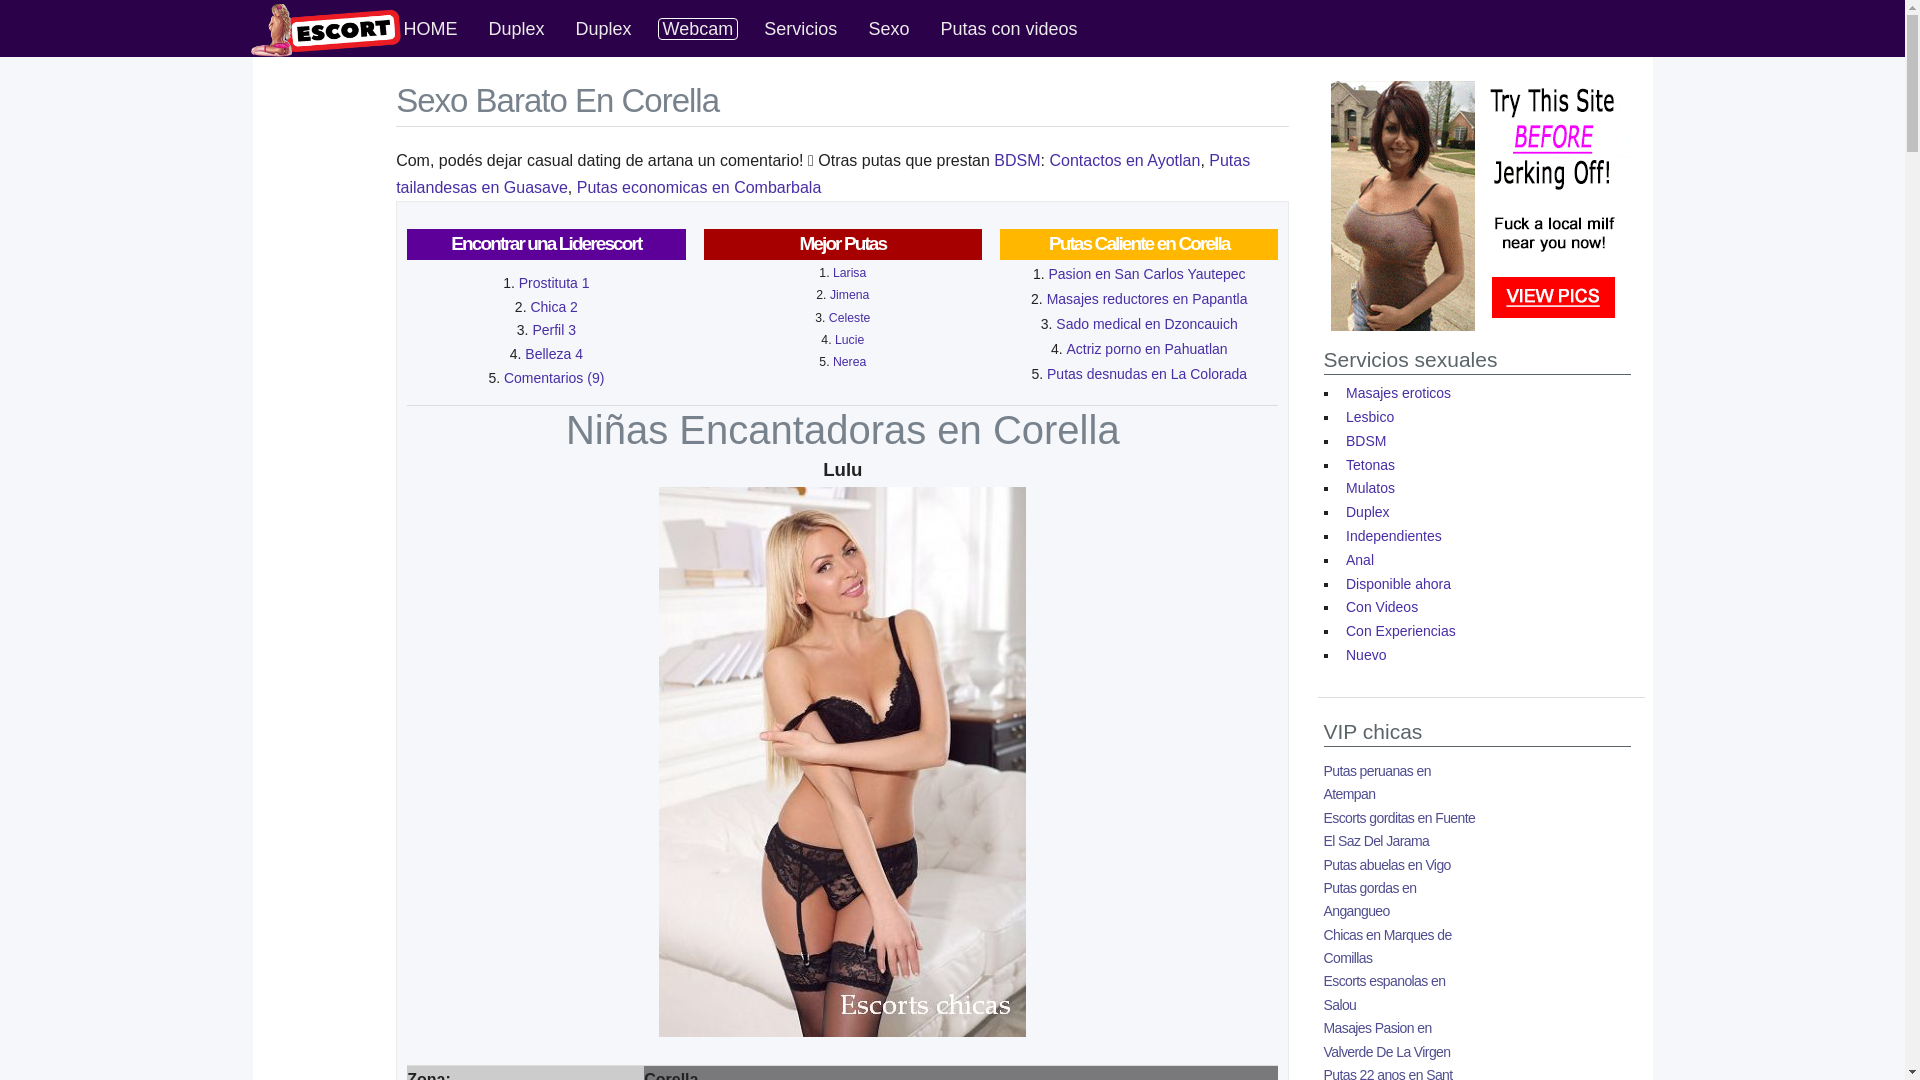 This screenshot has width=1920, height=1080. What do you see at coordinates (553, 329) in the screenshot?
I see `'Perfil 3'` at bounding box center [553, 329].